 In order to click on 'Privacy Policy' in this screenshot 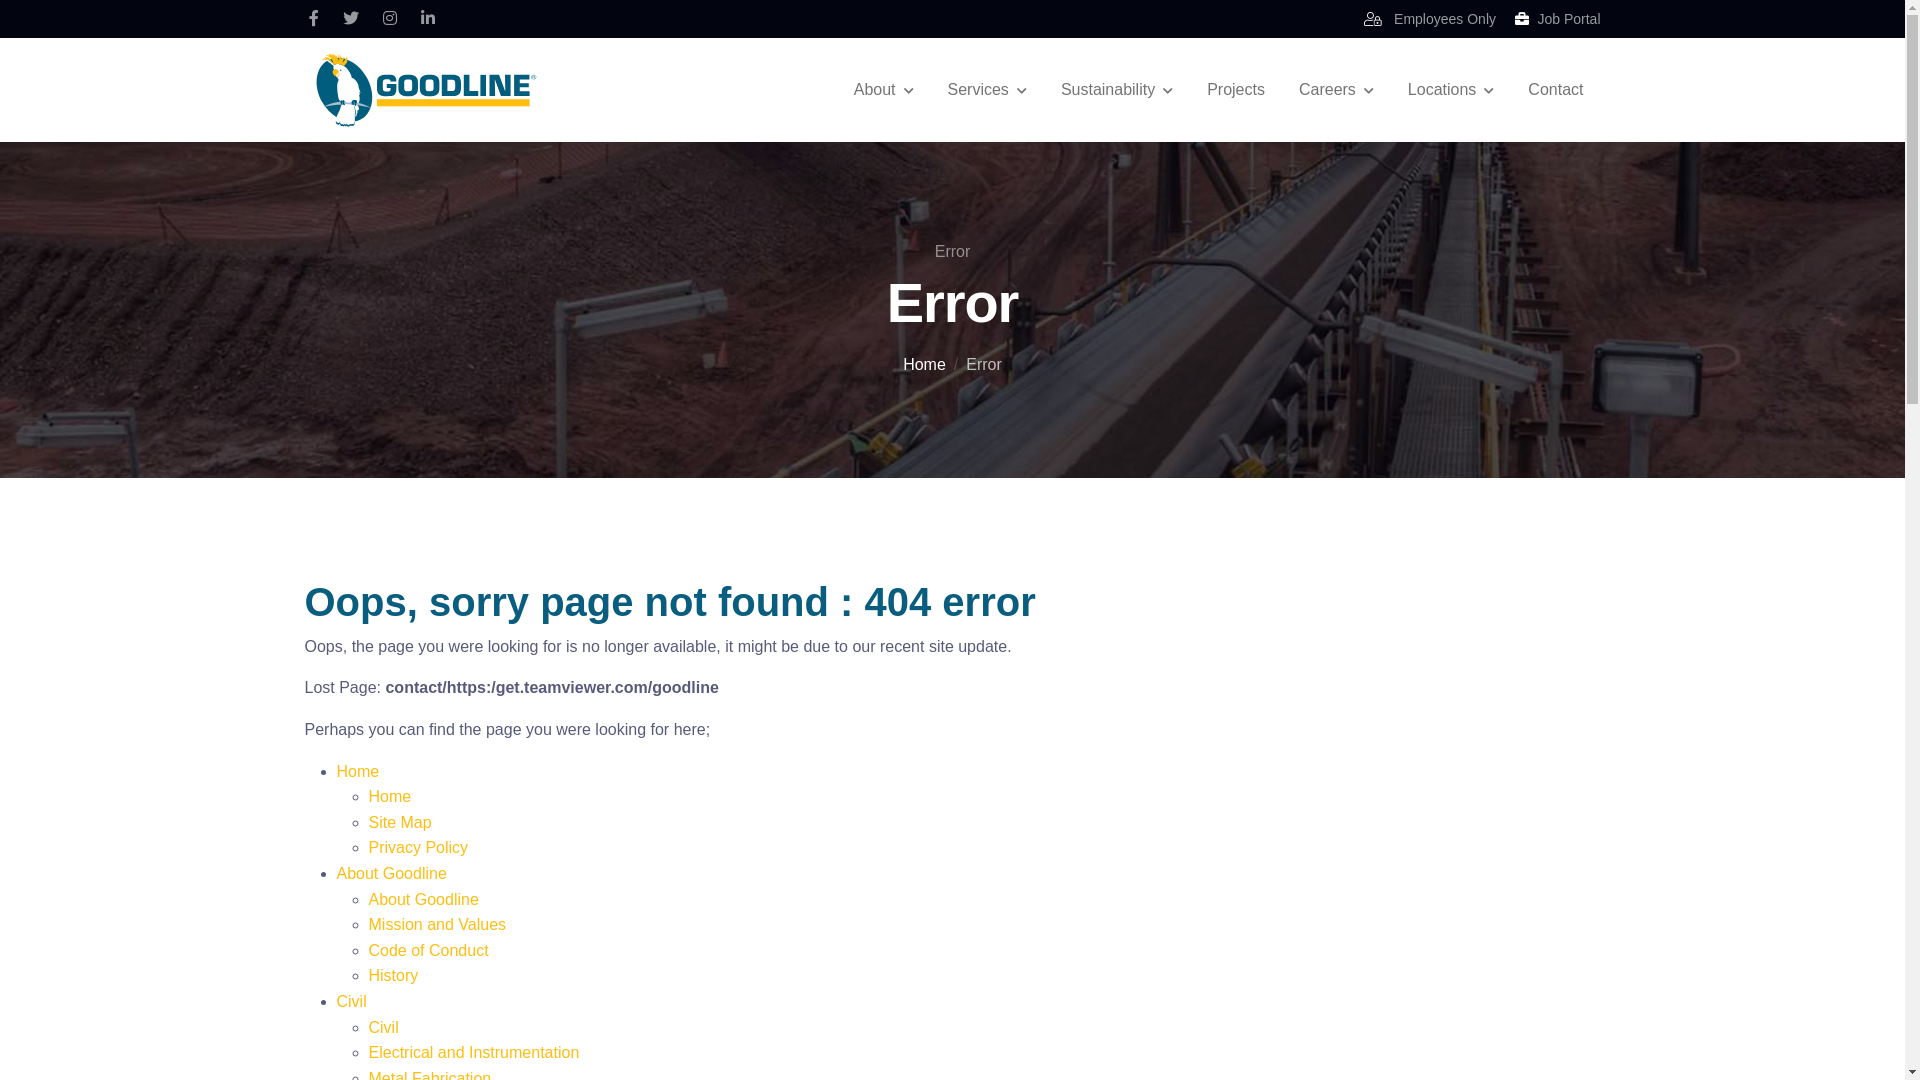, I will do `click(368, 847)`.